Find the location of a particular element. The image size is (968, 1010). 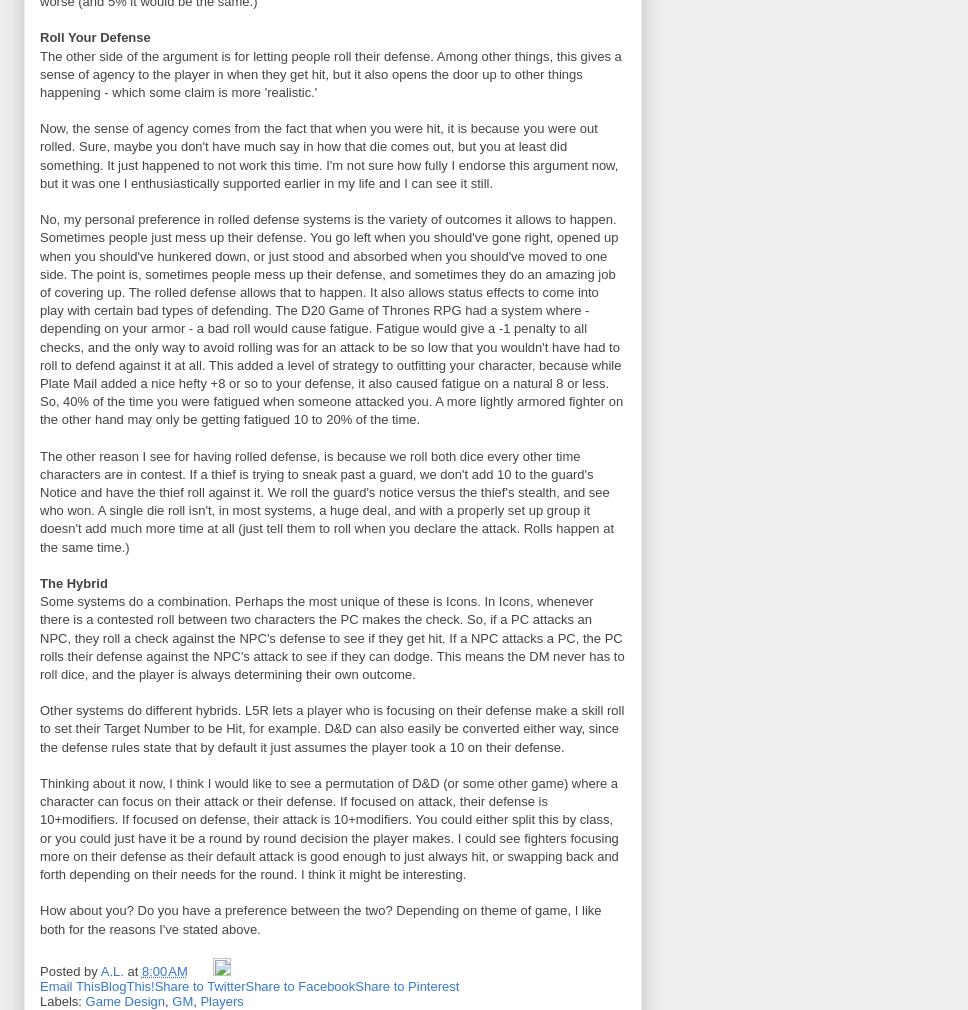

'8:00 AM' is located at coordinates (140, 971).